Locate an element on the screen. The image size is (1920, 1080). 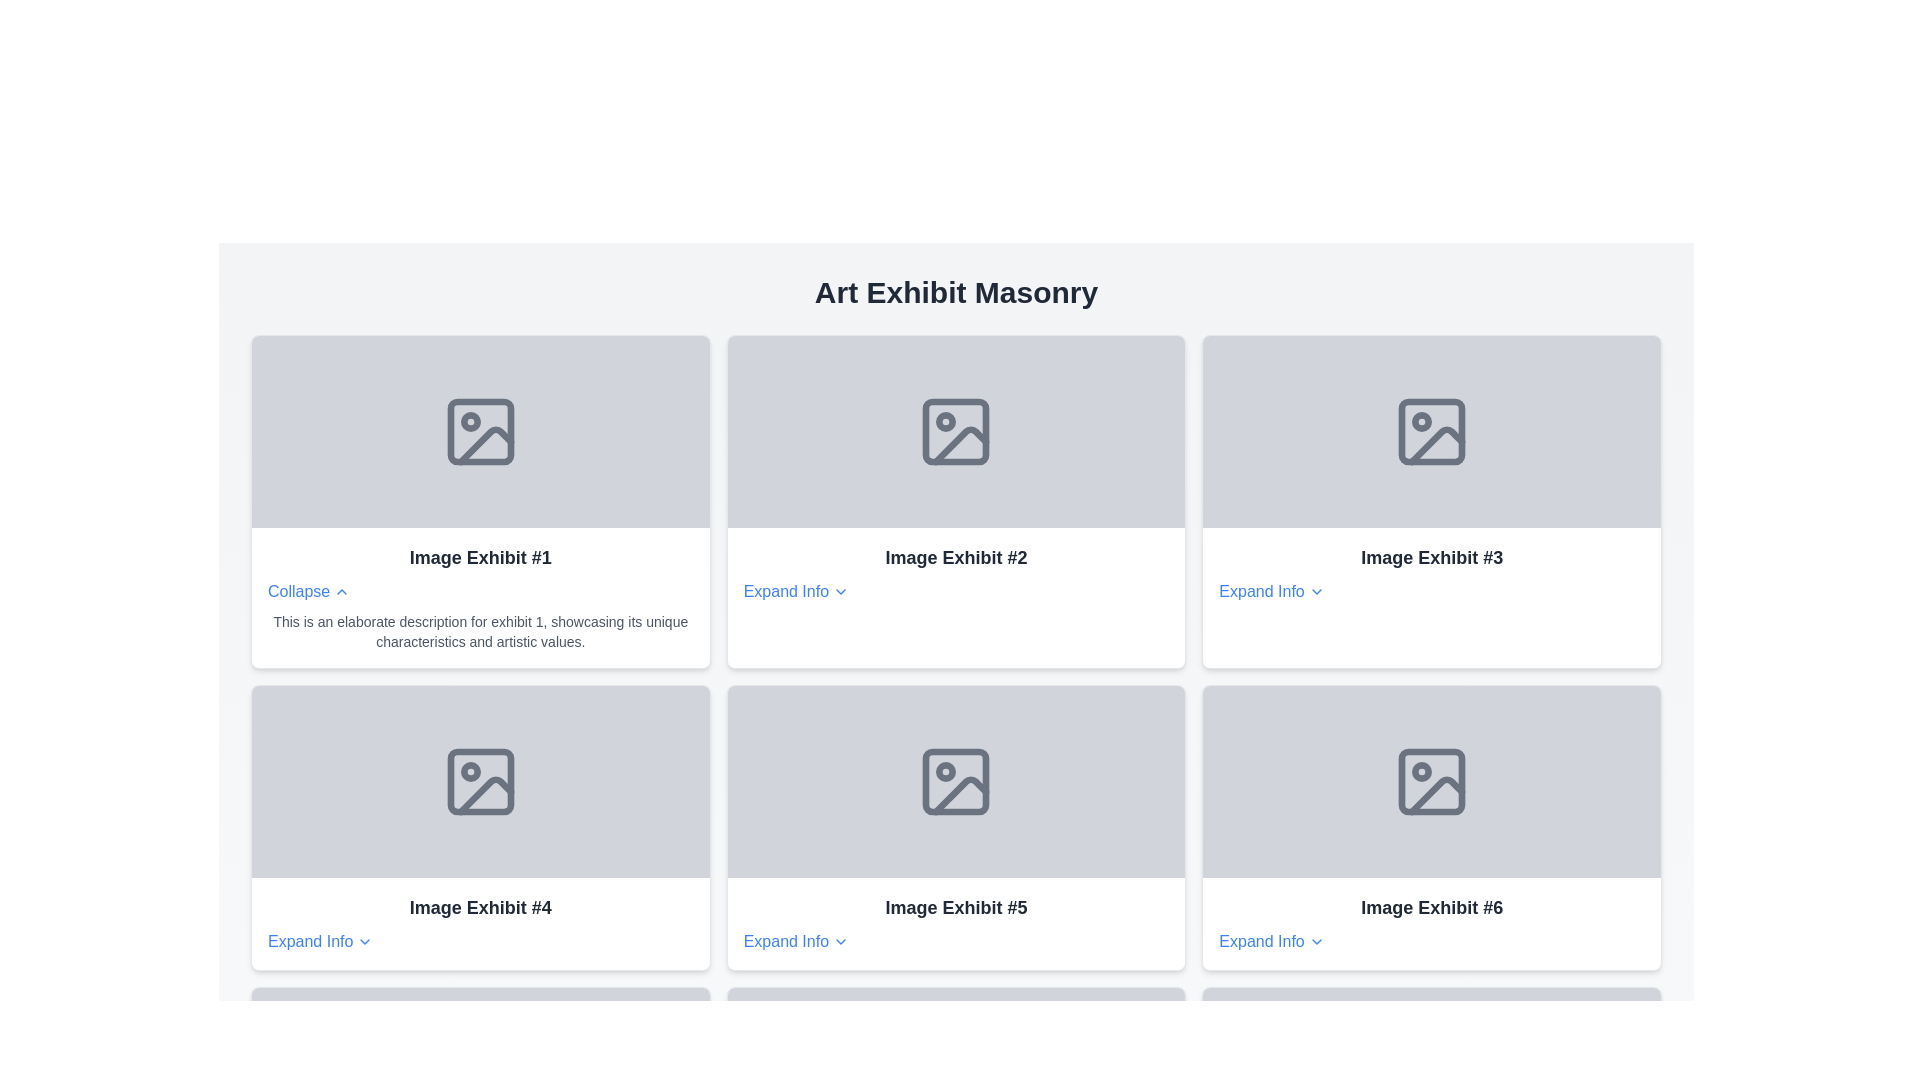
the title text located in the third card of the first row of the exhibit grid, positioned below the image icon and above the 'Expand Info' link and arrow icon, to potentially trigger an interaction is located at coordinates (1431, 558).